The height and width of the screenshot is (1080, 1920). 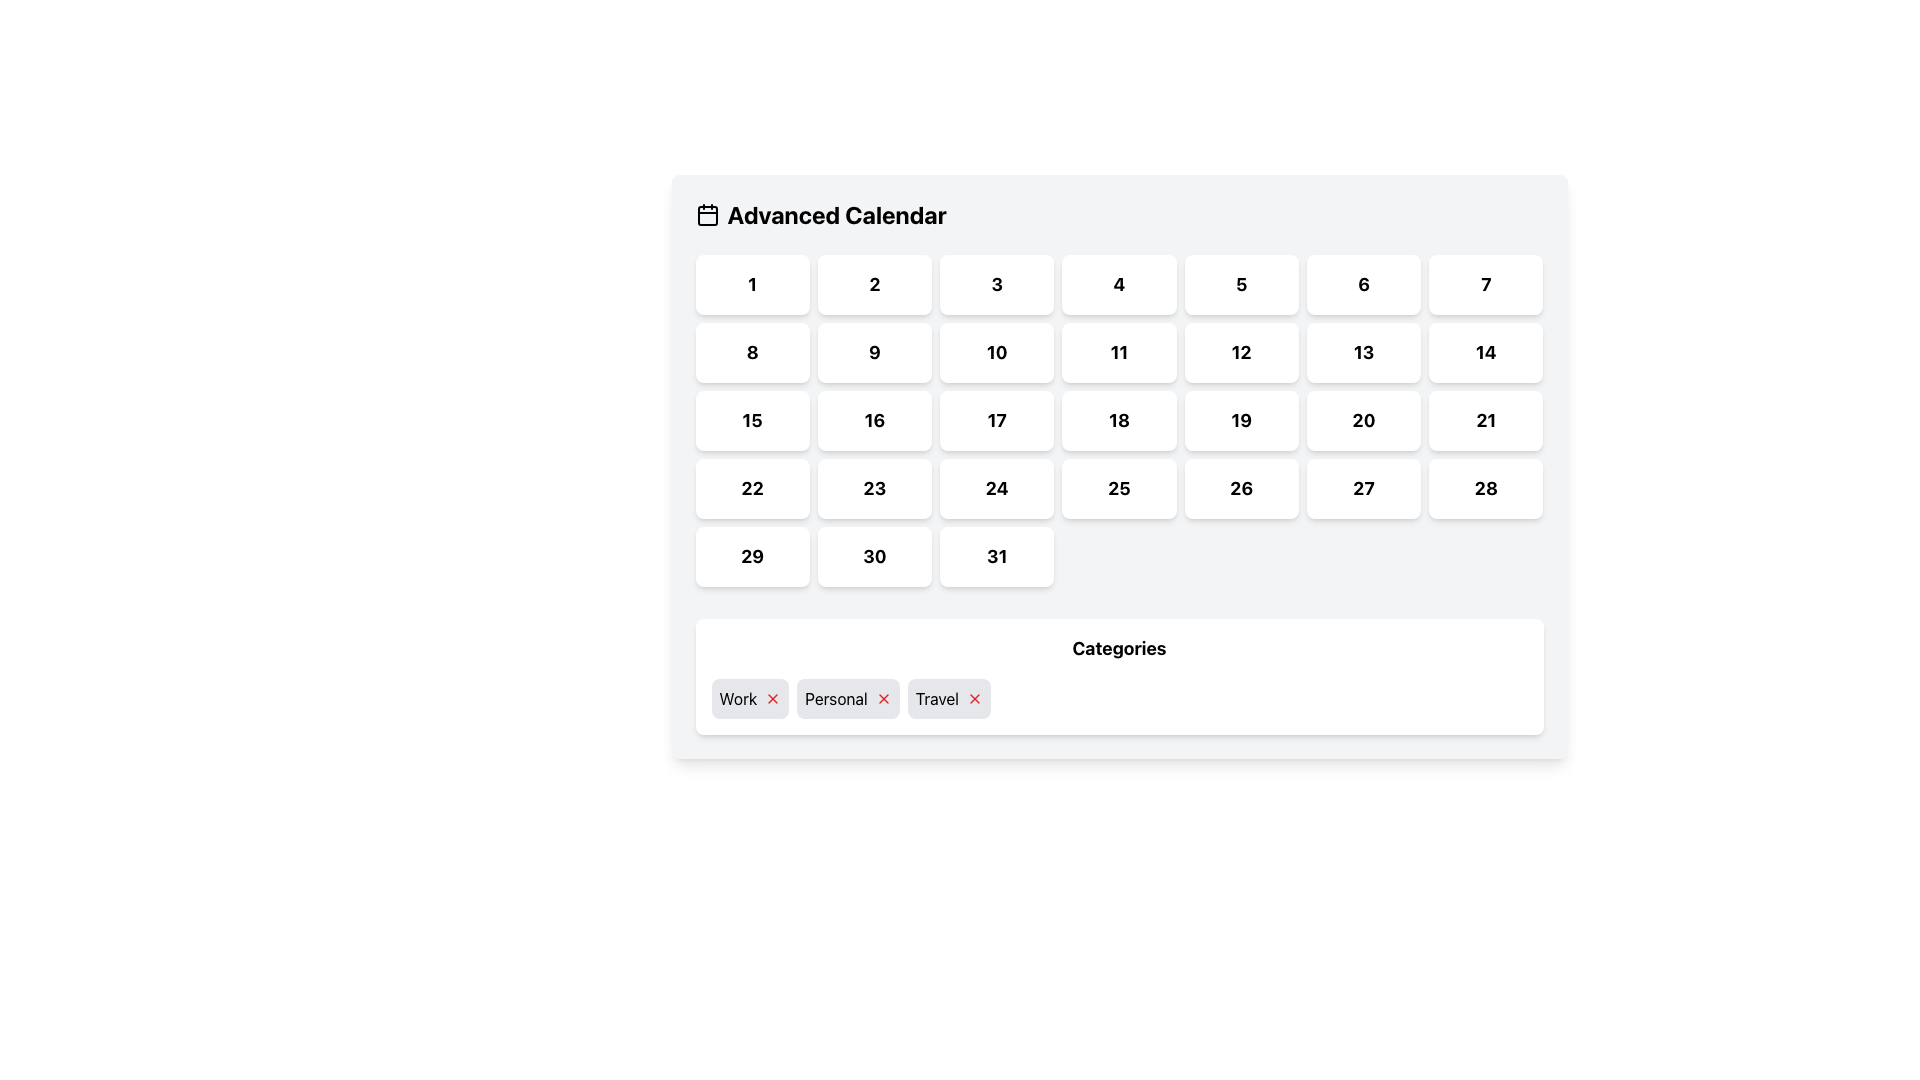 What do you see at coordinates (874, 419) in the screenshot?
I see `the button representing the 16th day in the calendar view` at bounding box center [874, 419].